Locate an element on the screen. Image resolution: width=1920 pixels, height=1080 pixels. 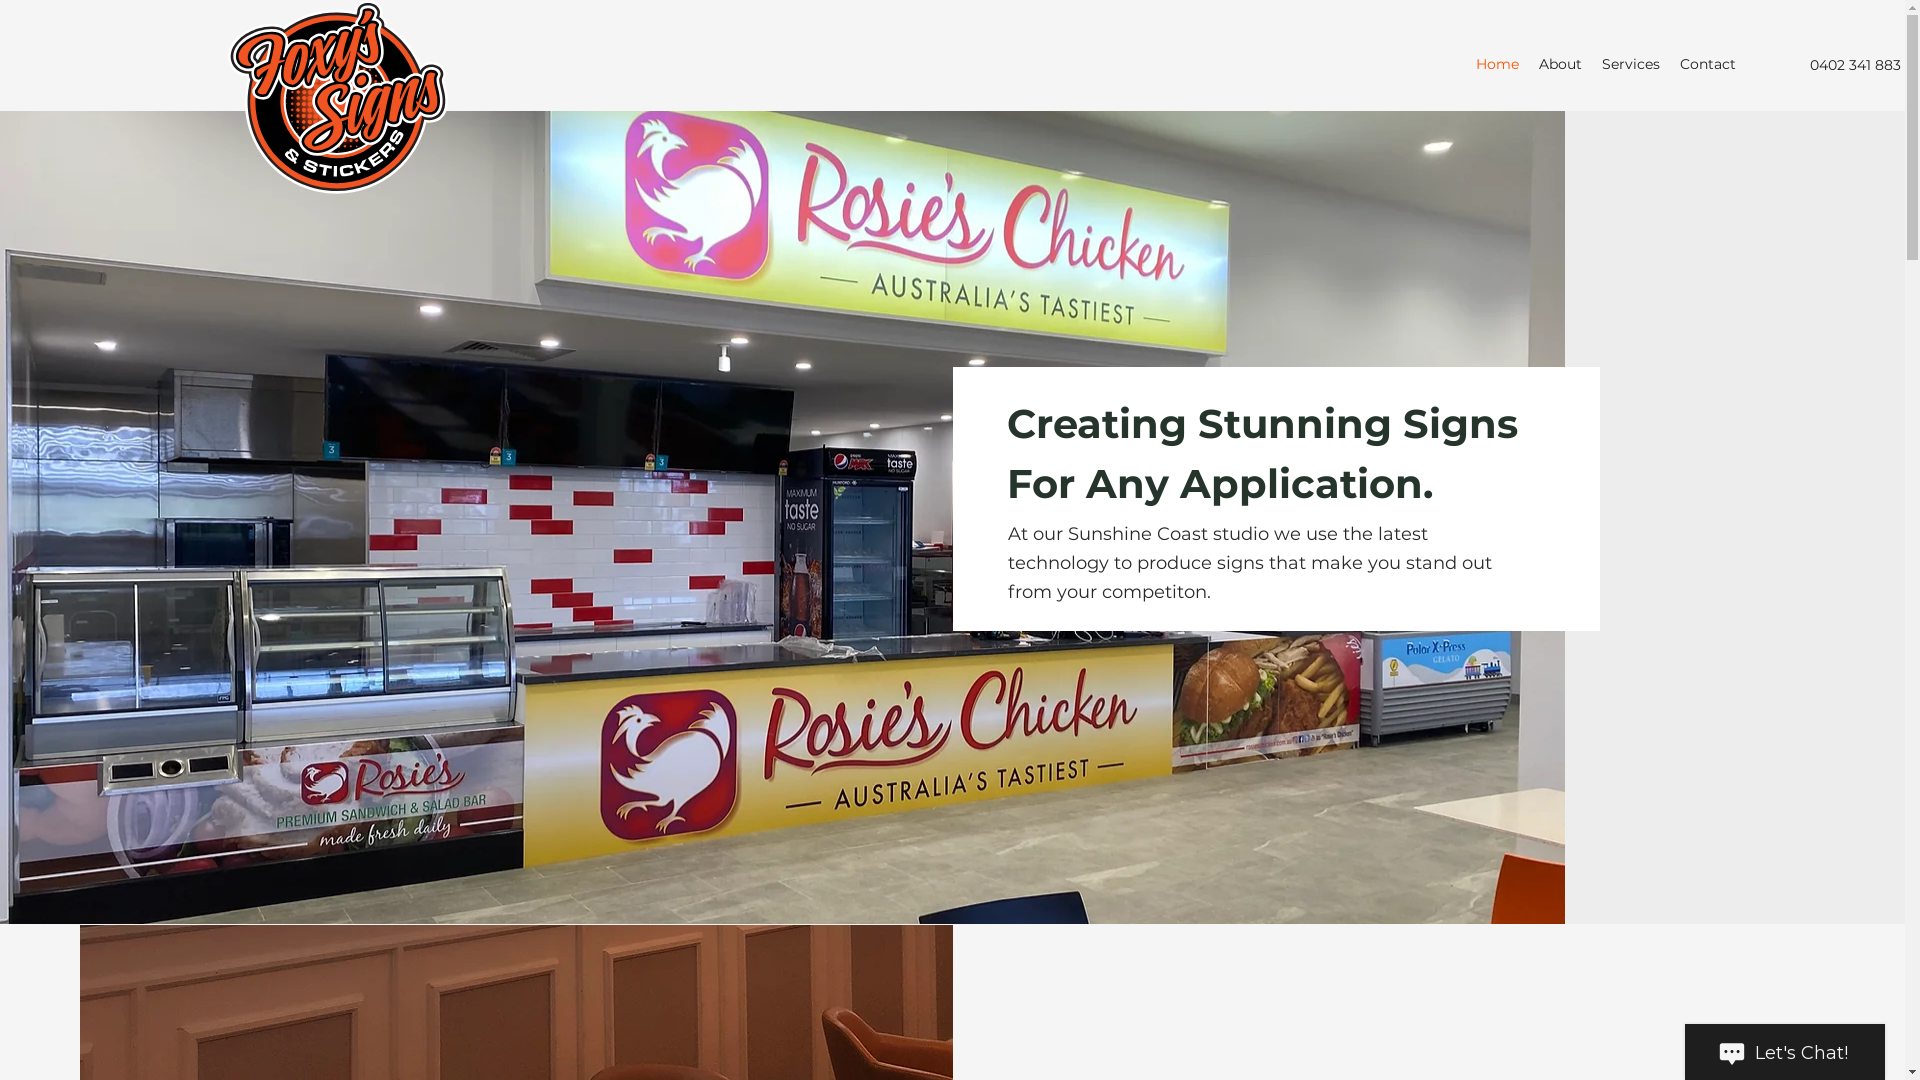
'Contact' is located at coordinates (1670, 63).